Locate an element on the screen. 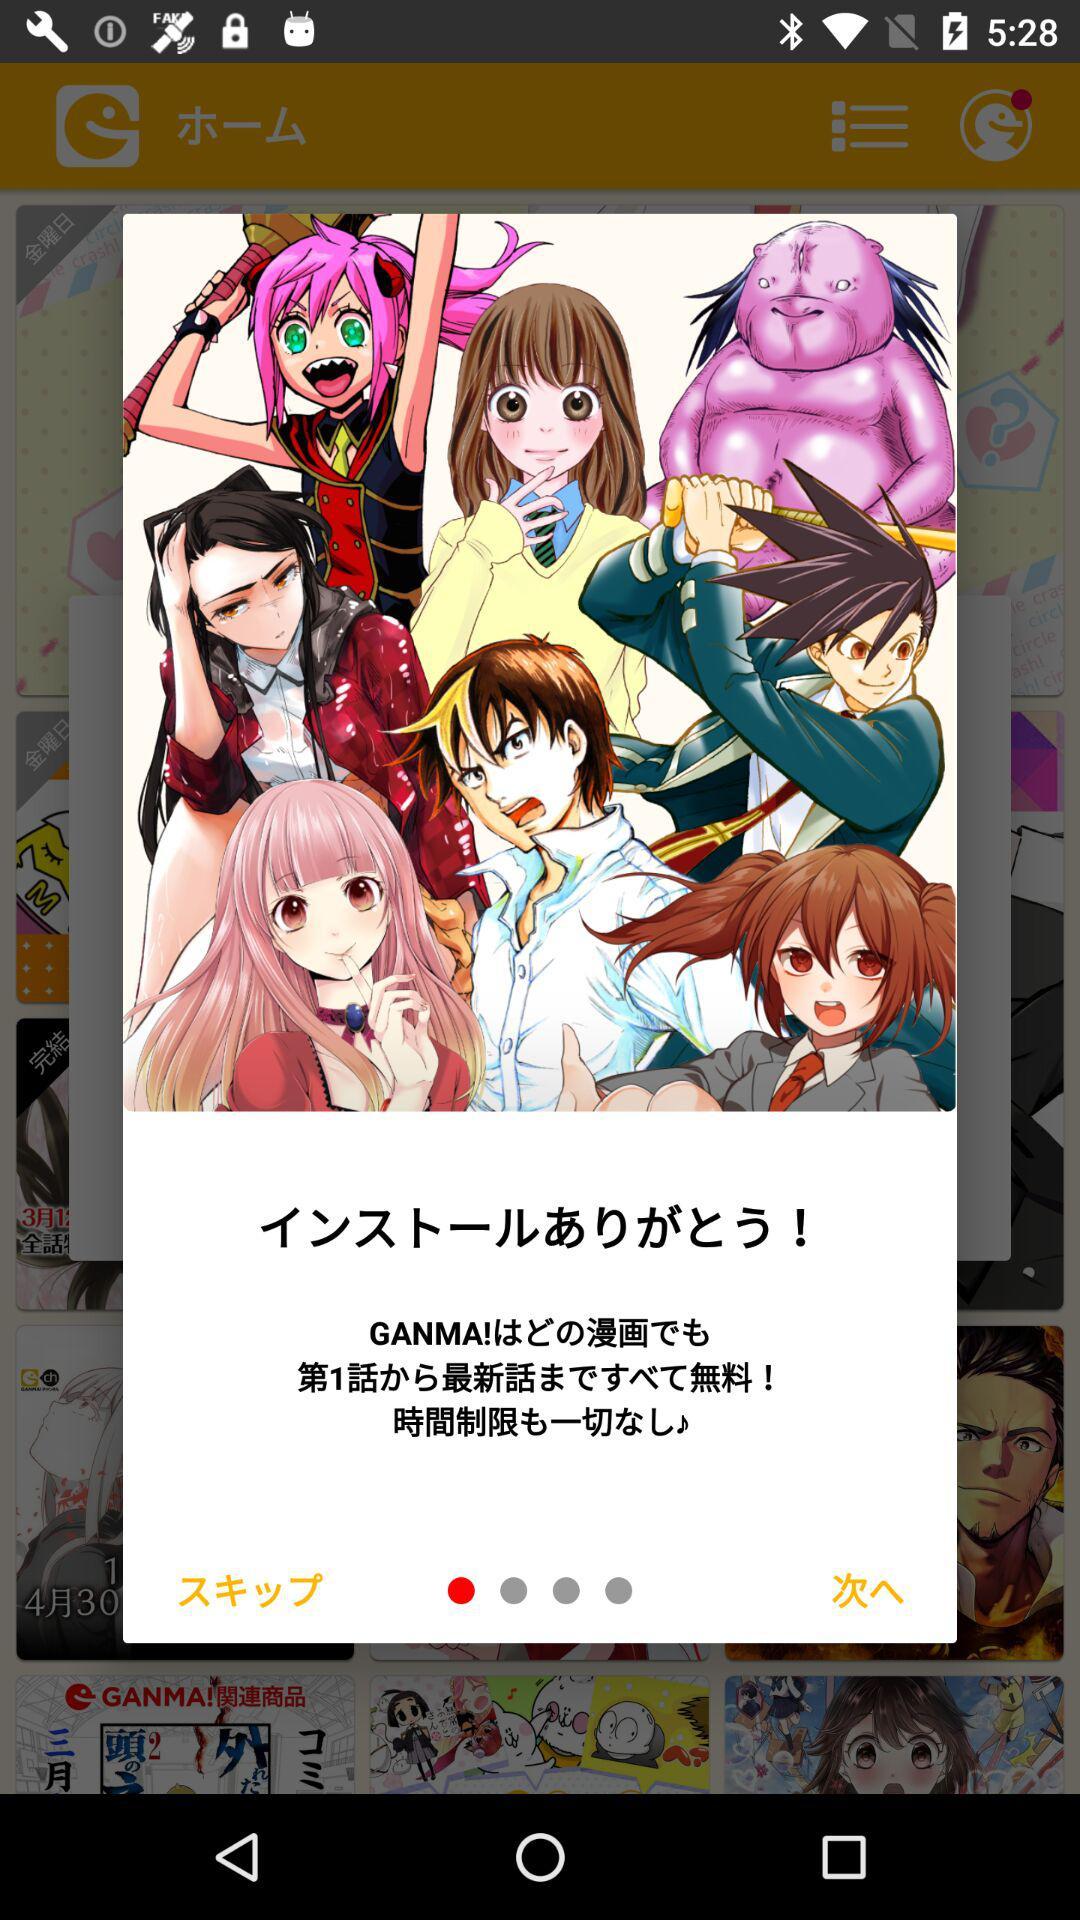 The height and width of the screenshot is (1920, 1080). click on the dot is located at coordinates (461, 1589).